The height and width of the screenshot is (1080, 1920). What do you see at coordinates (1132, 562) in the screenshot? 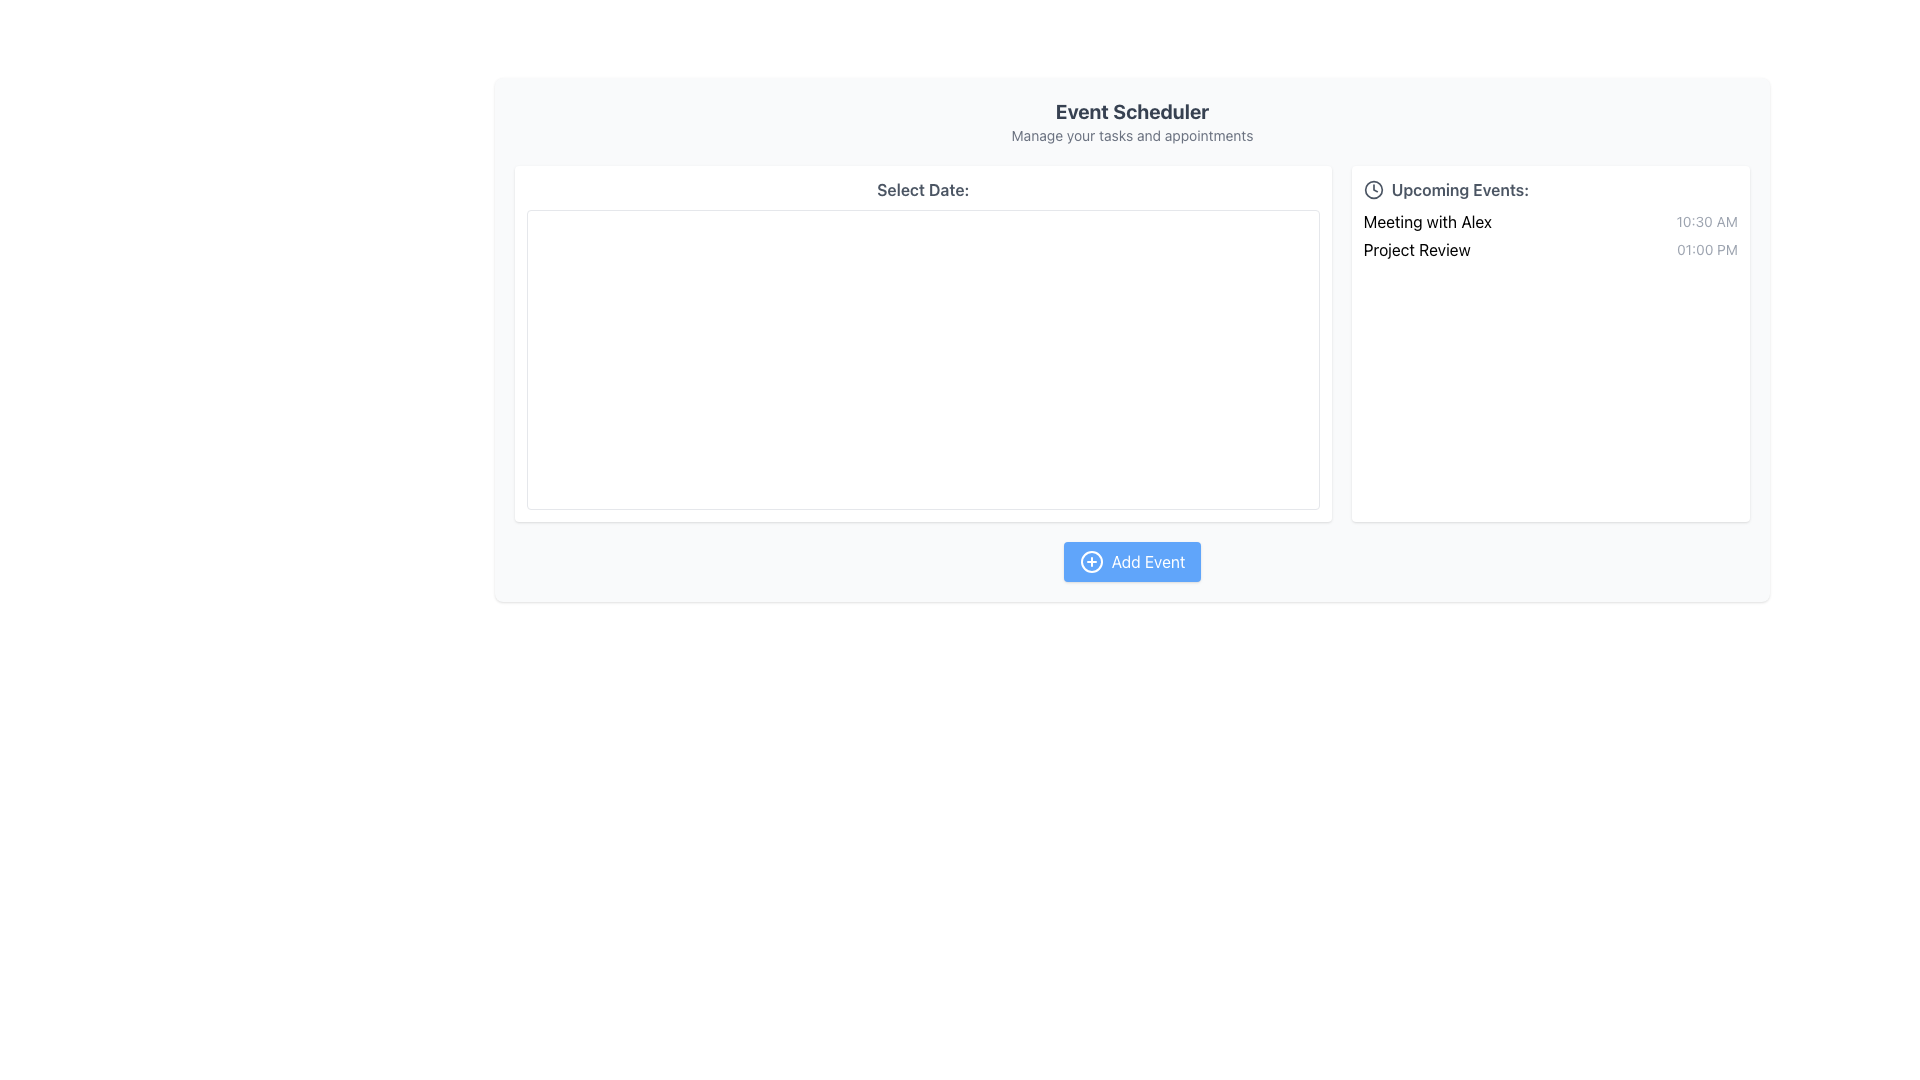
I see `the button located at the bottom center of the 'Event Scheduler' interface` at bounding box center [1132, 562].